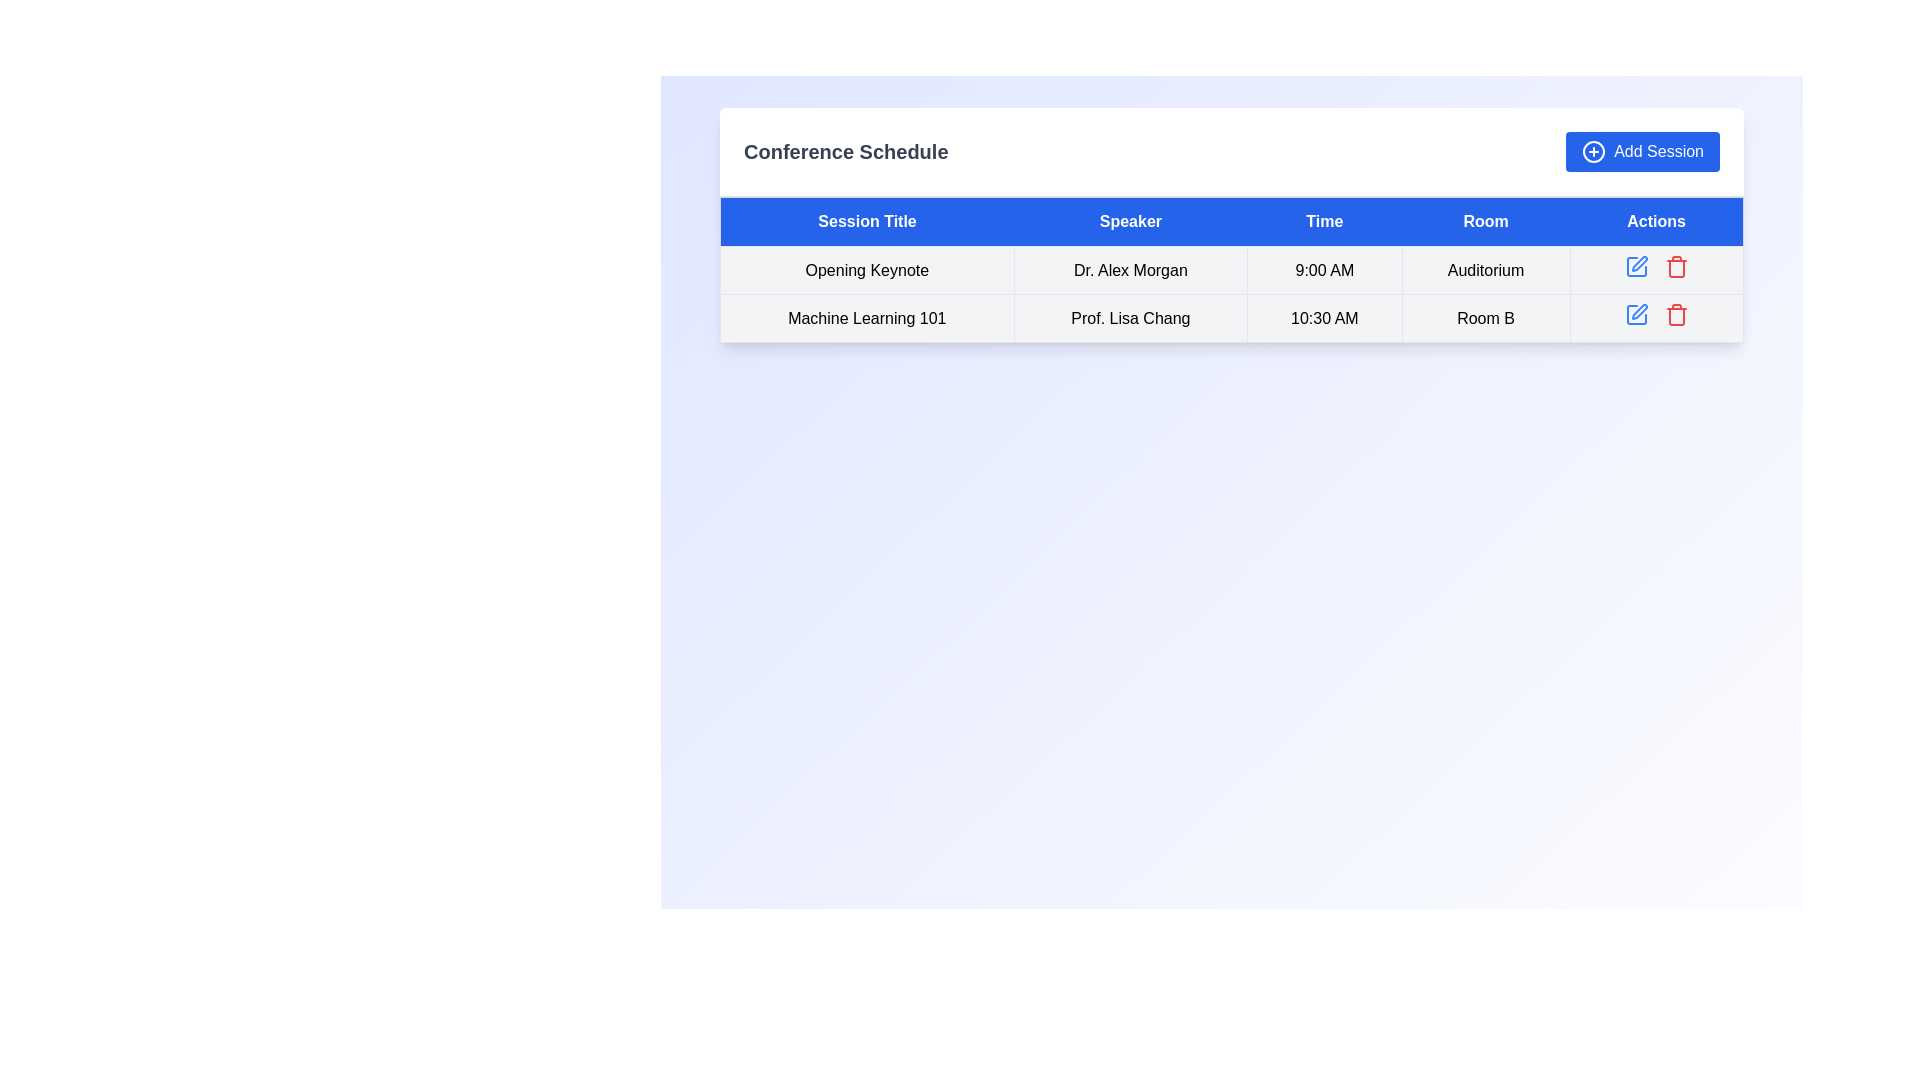 The image size is (1920, 1080). Describe the element at coordinates (1656, 222) in the screenshot. I see `text of the rightmost column header in the table, which has a blue background and white text reading 'Actions'` at that location.